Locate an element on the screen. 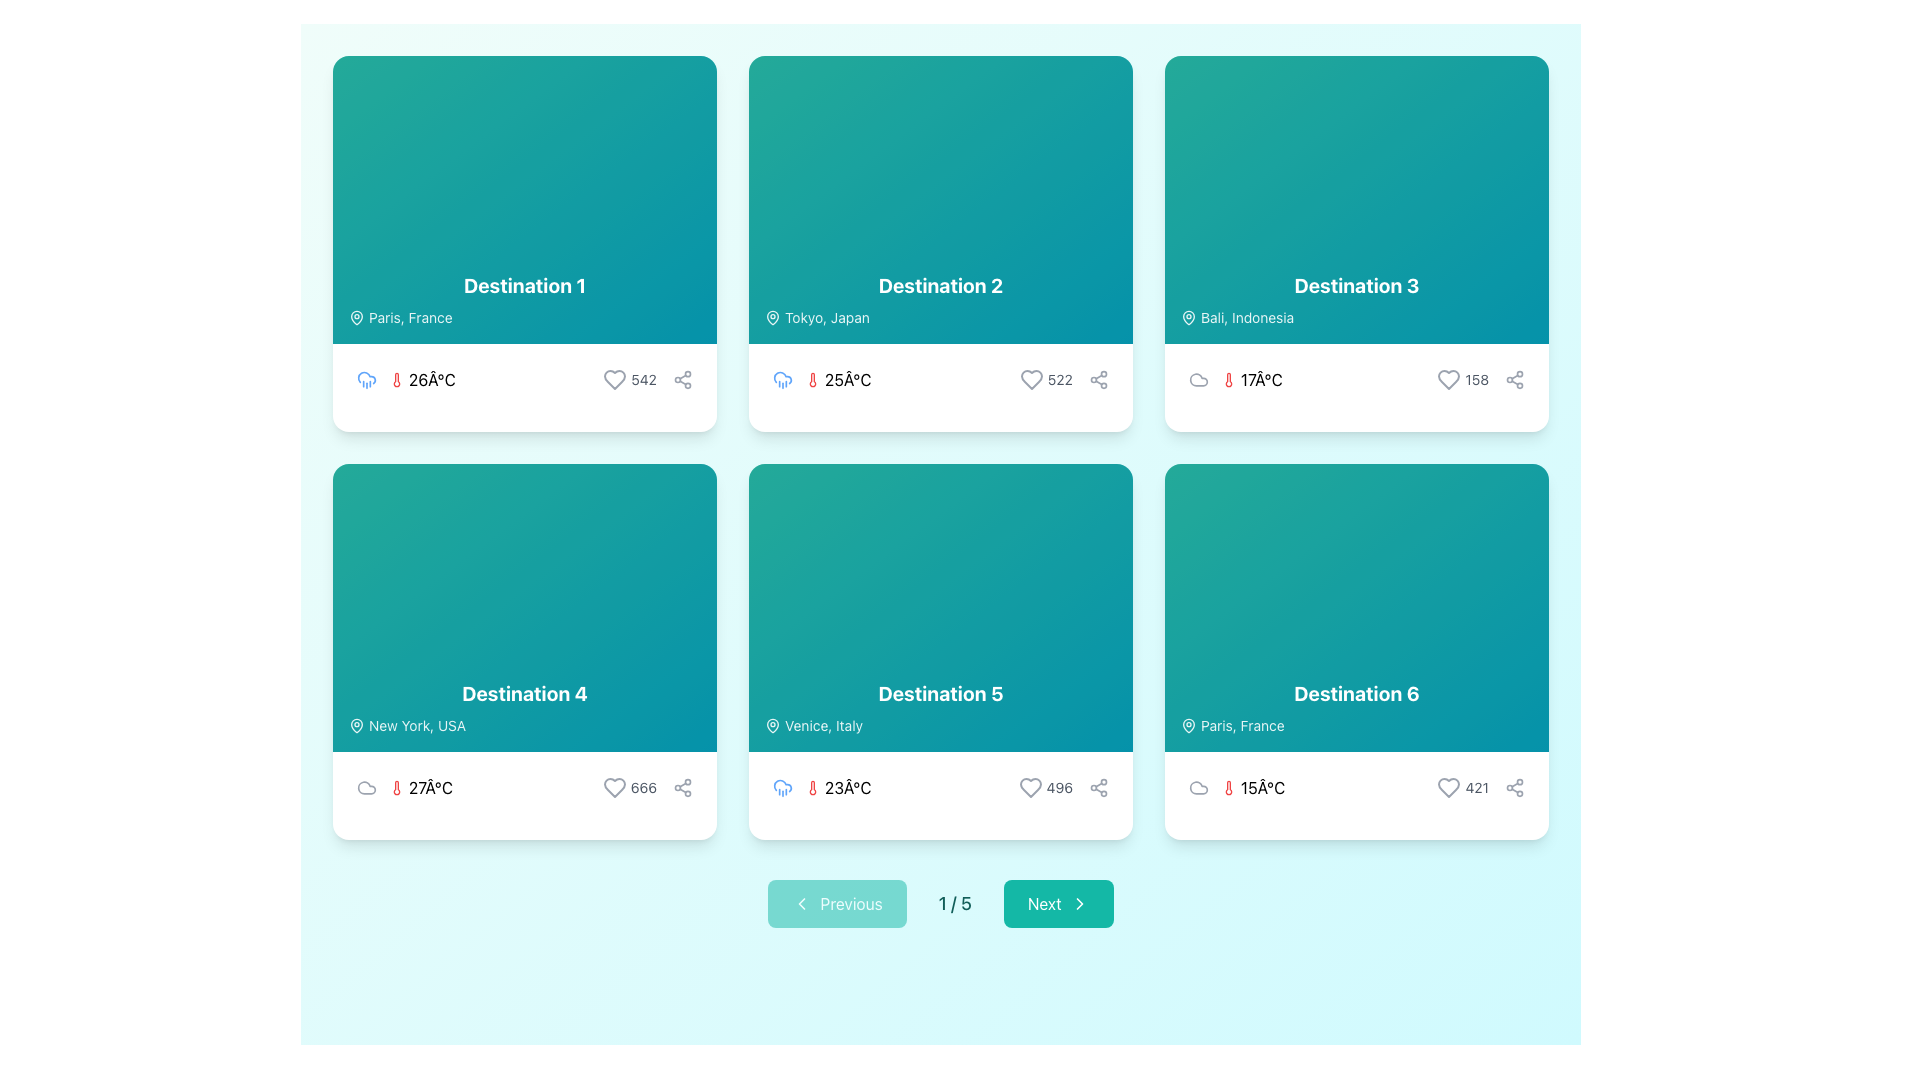  the cloud icon depicting rain, located in the Tokyo, Japan card, next to the text '25°C' is located at coordinates (781, 380).